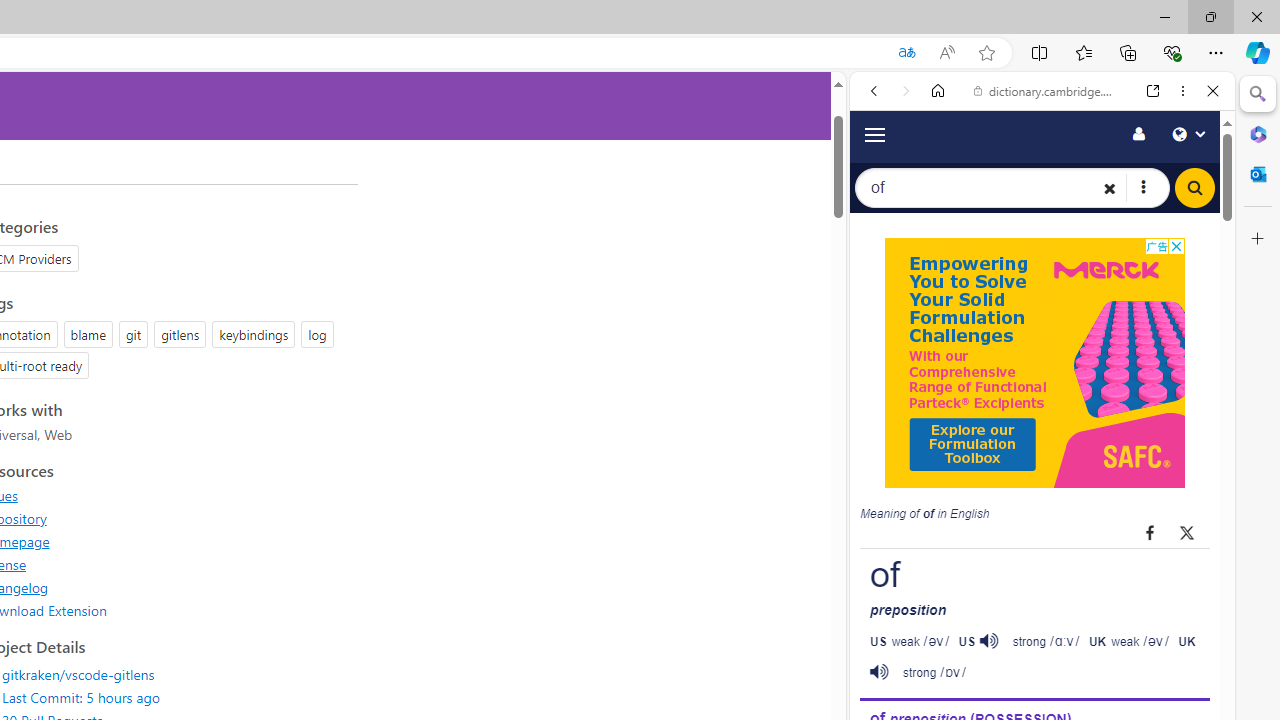 Image resolution: width=1280 pixels, height=720 pixels. Describe the element at coordinates (1187, 531) in the screenshot. I see `'Share on X'` at that location.